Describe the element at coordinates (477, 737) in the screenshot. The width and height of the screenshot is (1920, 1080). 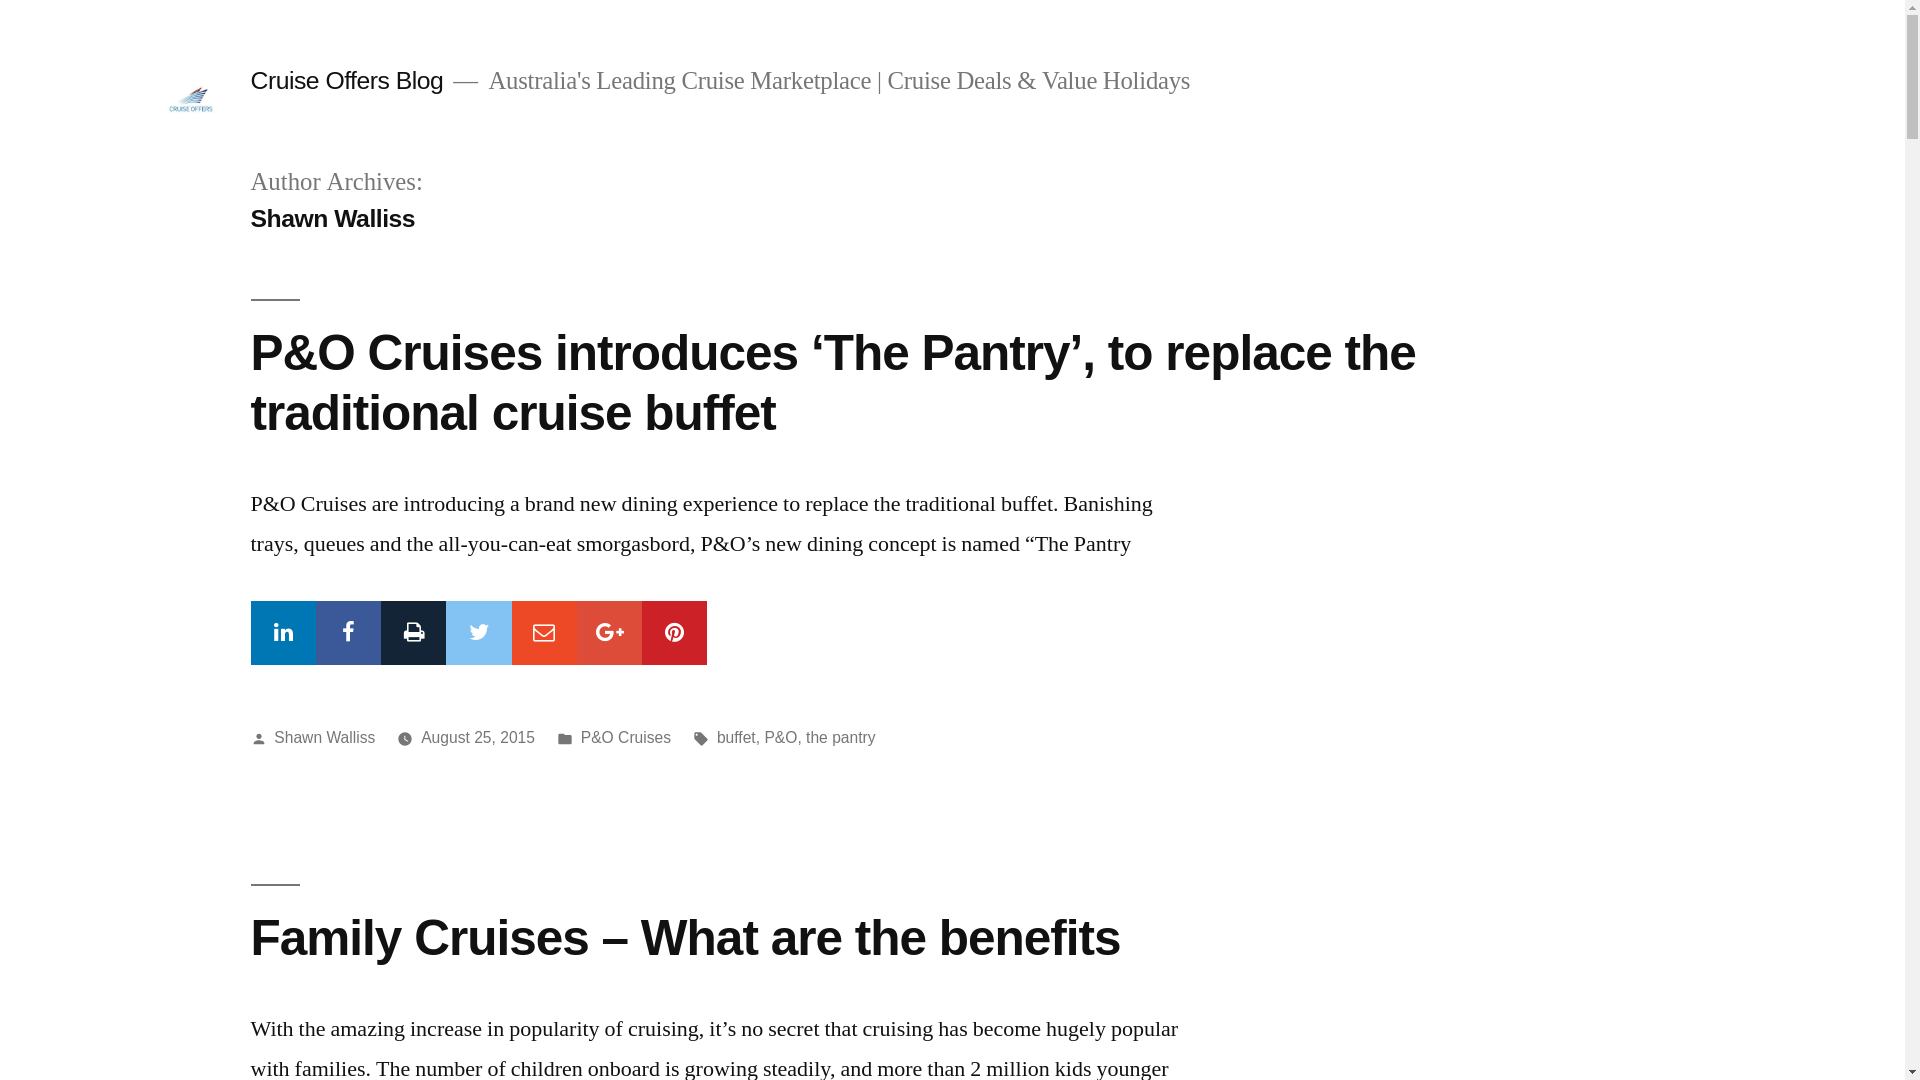
I see `'August 25, 2015'` at that location.